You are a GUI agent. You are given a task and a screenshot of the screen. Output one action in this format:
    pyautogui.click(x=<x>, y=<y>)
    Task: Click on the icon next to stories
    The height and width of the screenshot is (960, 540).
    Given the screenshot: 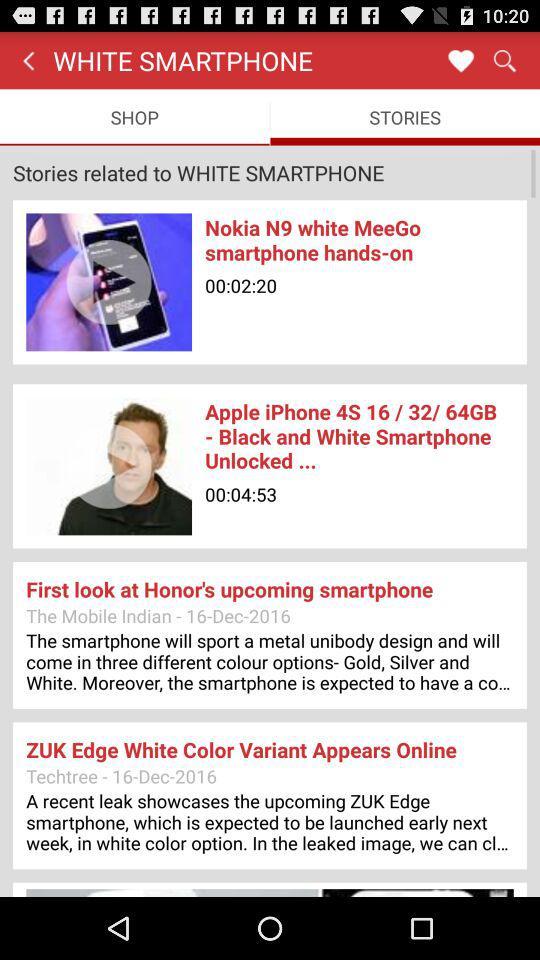 What is the action you would take?
    pyautogui.click(x=134, y=117)
    